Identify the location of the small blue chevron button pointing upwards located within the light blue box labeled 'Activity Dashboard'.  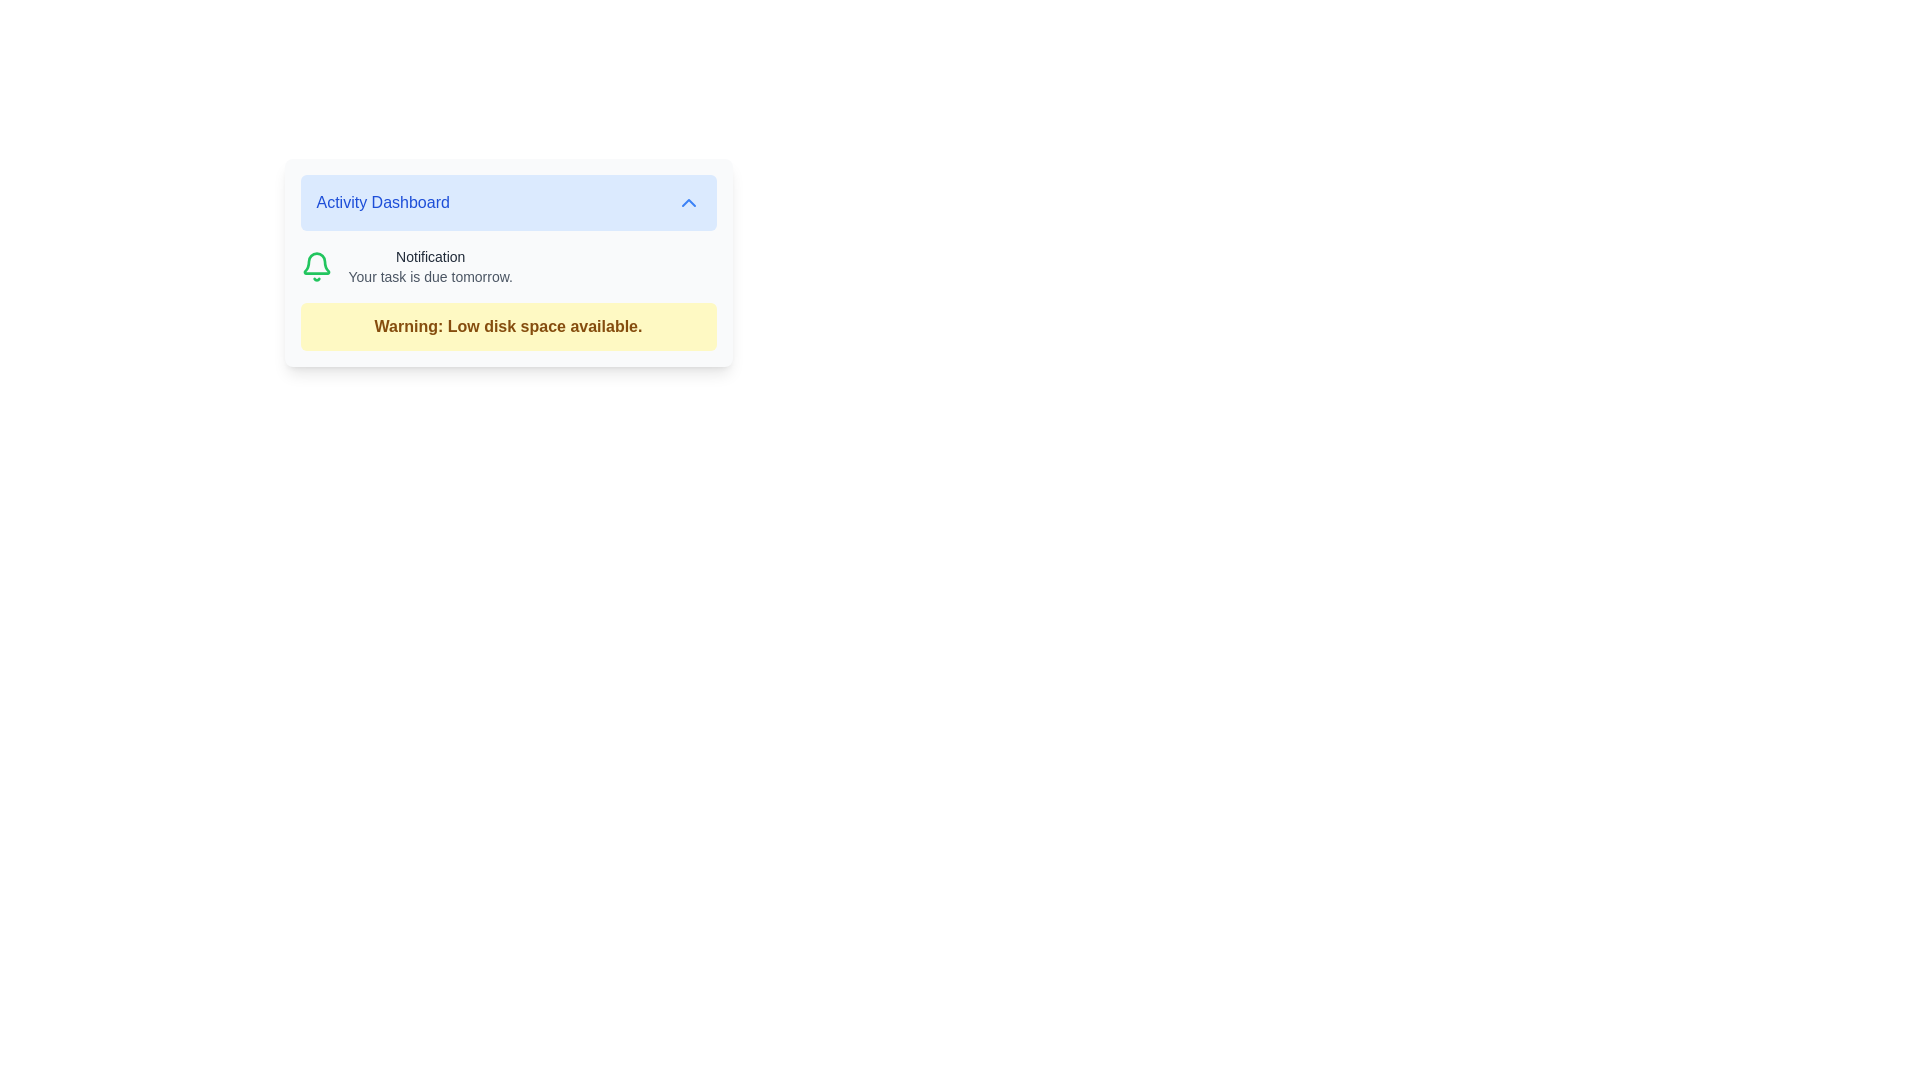
(688, 203).